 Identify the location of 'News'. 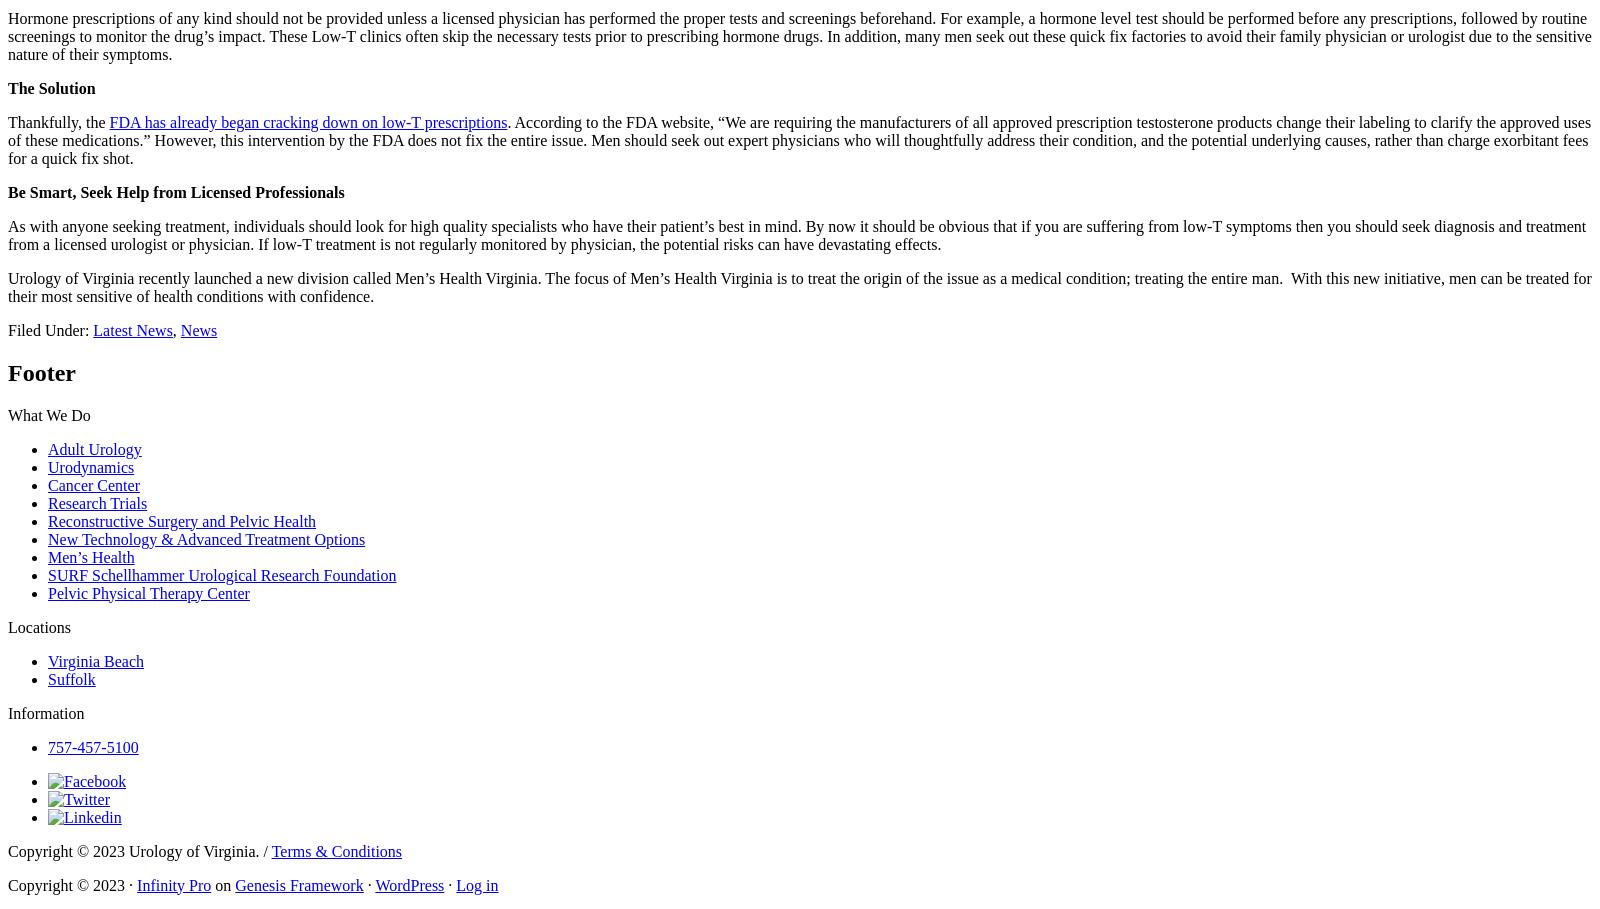
(197, 329).